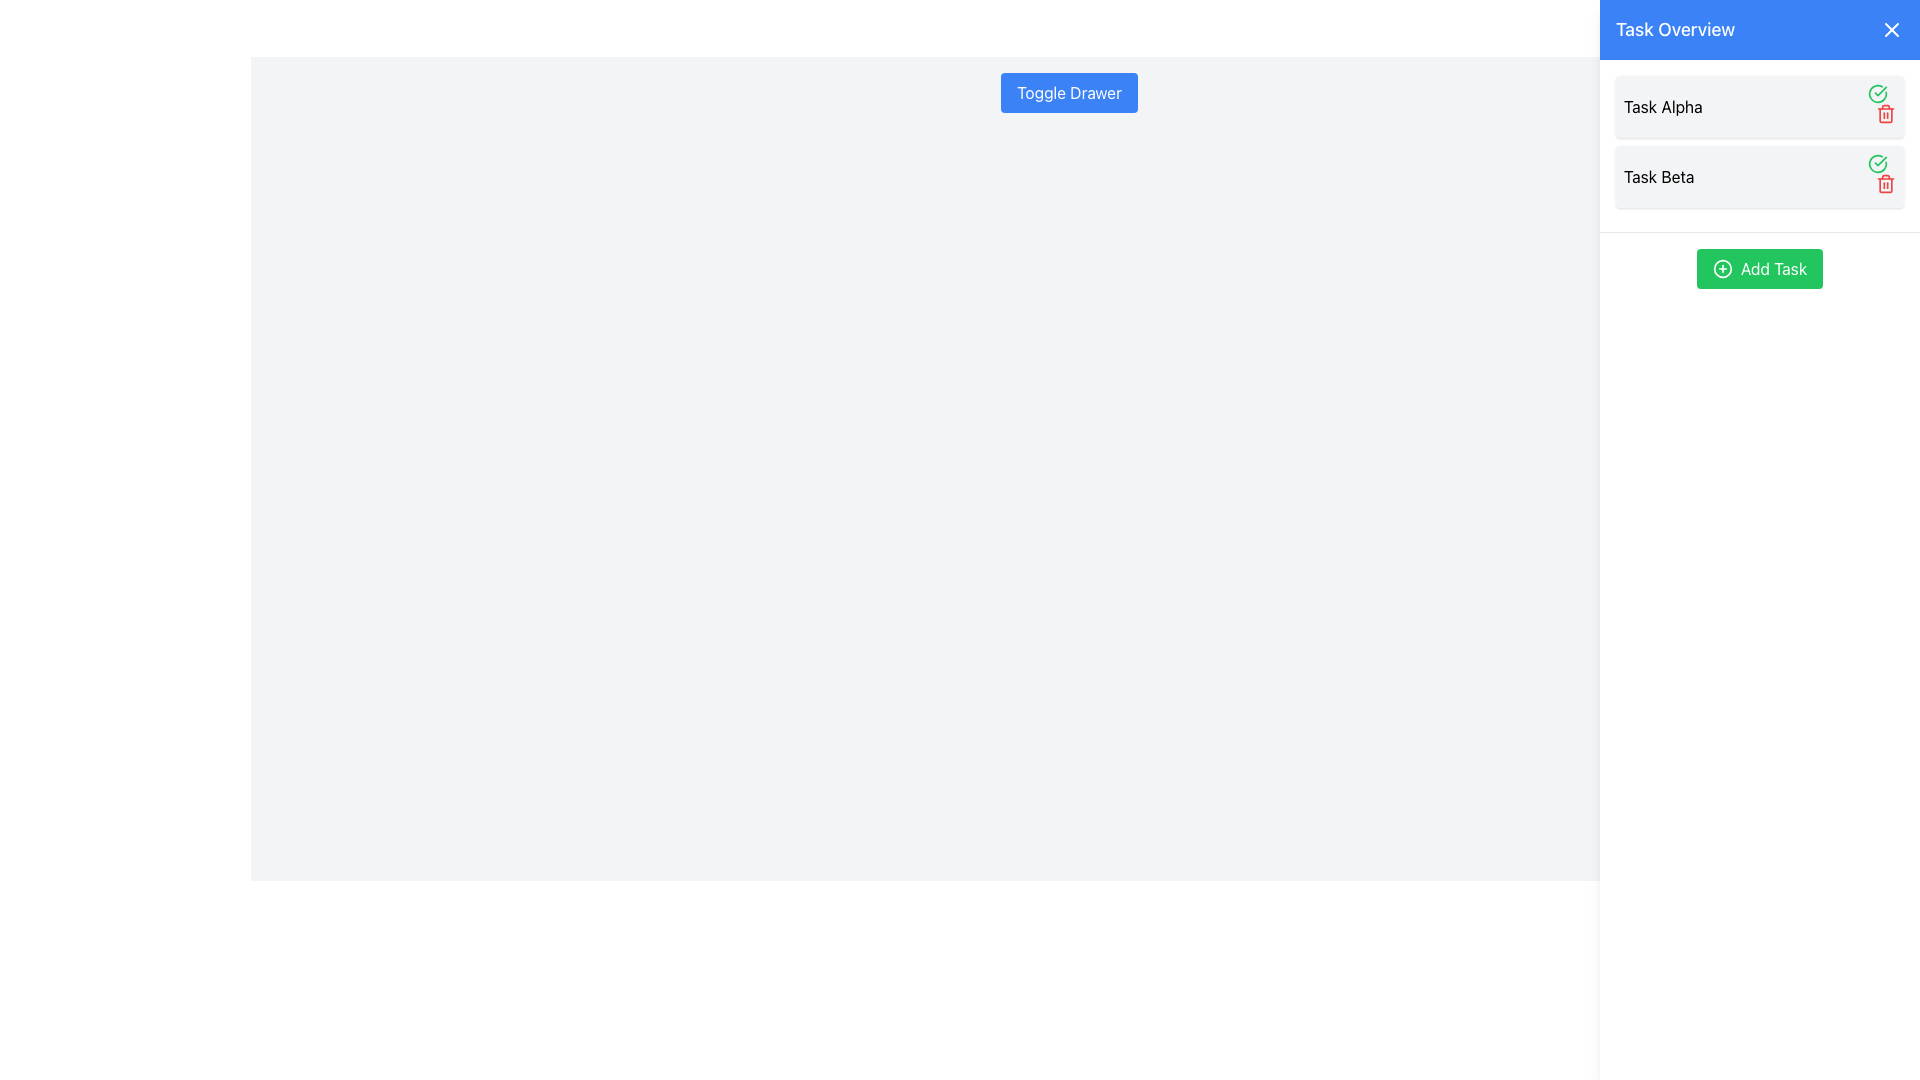 This screenshot has width=1920, height=1080. Describe the element at coordinates (1876, 163) in the screenshot. I see `the green circle icon with a checkmark inside, located to the right of the 'Task Beta' label, to mark the task as complete` at that location.